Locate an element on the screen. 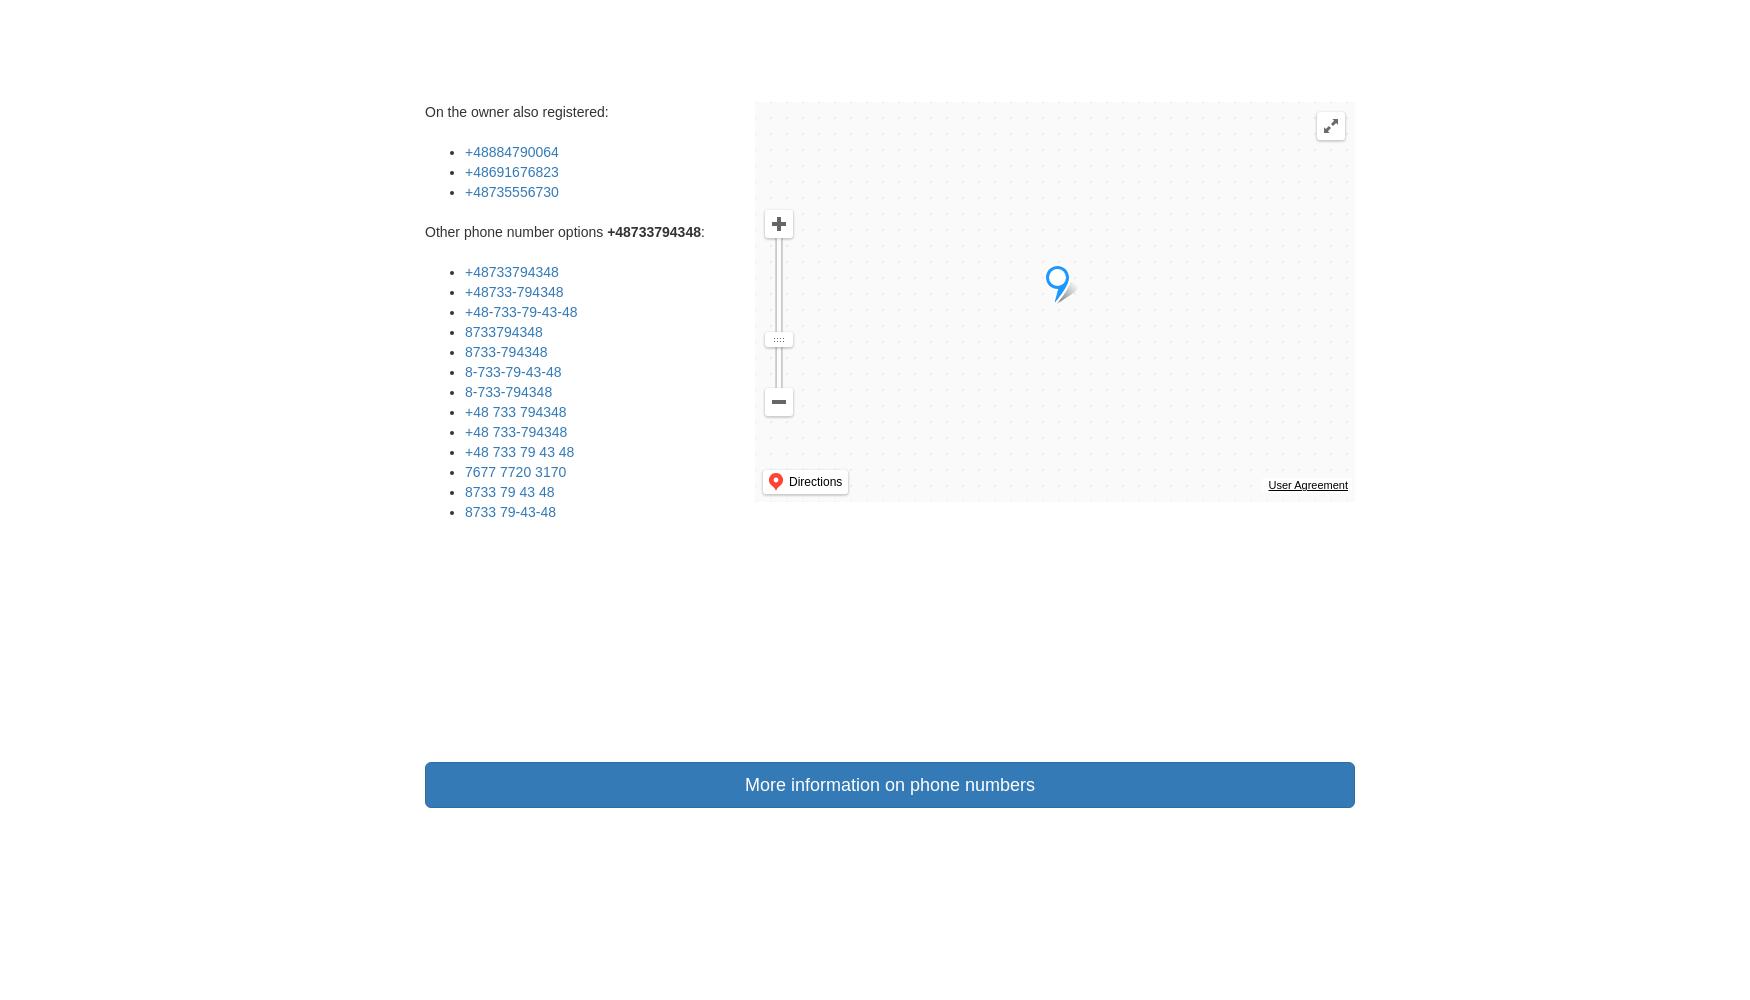 The width and height of the screenshot is (1750, 1000). '+48691676823' is located at coordinates (464, 172).